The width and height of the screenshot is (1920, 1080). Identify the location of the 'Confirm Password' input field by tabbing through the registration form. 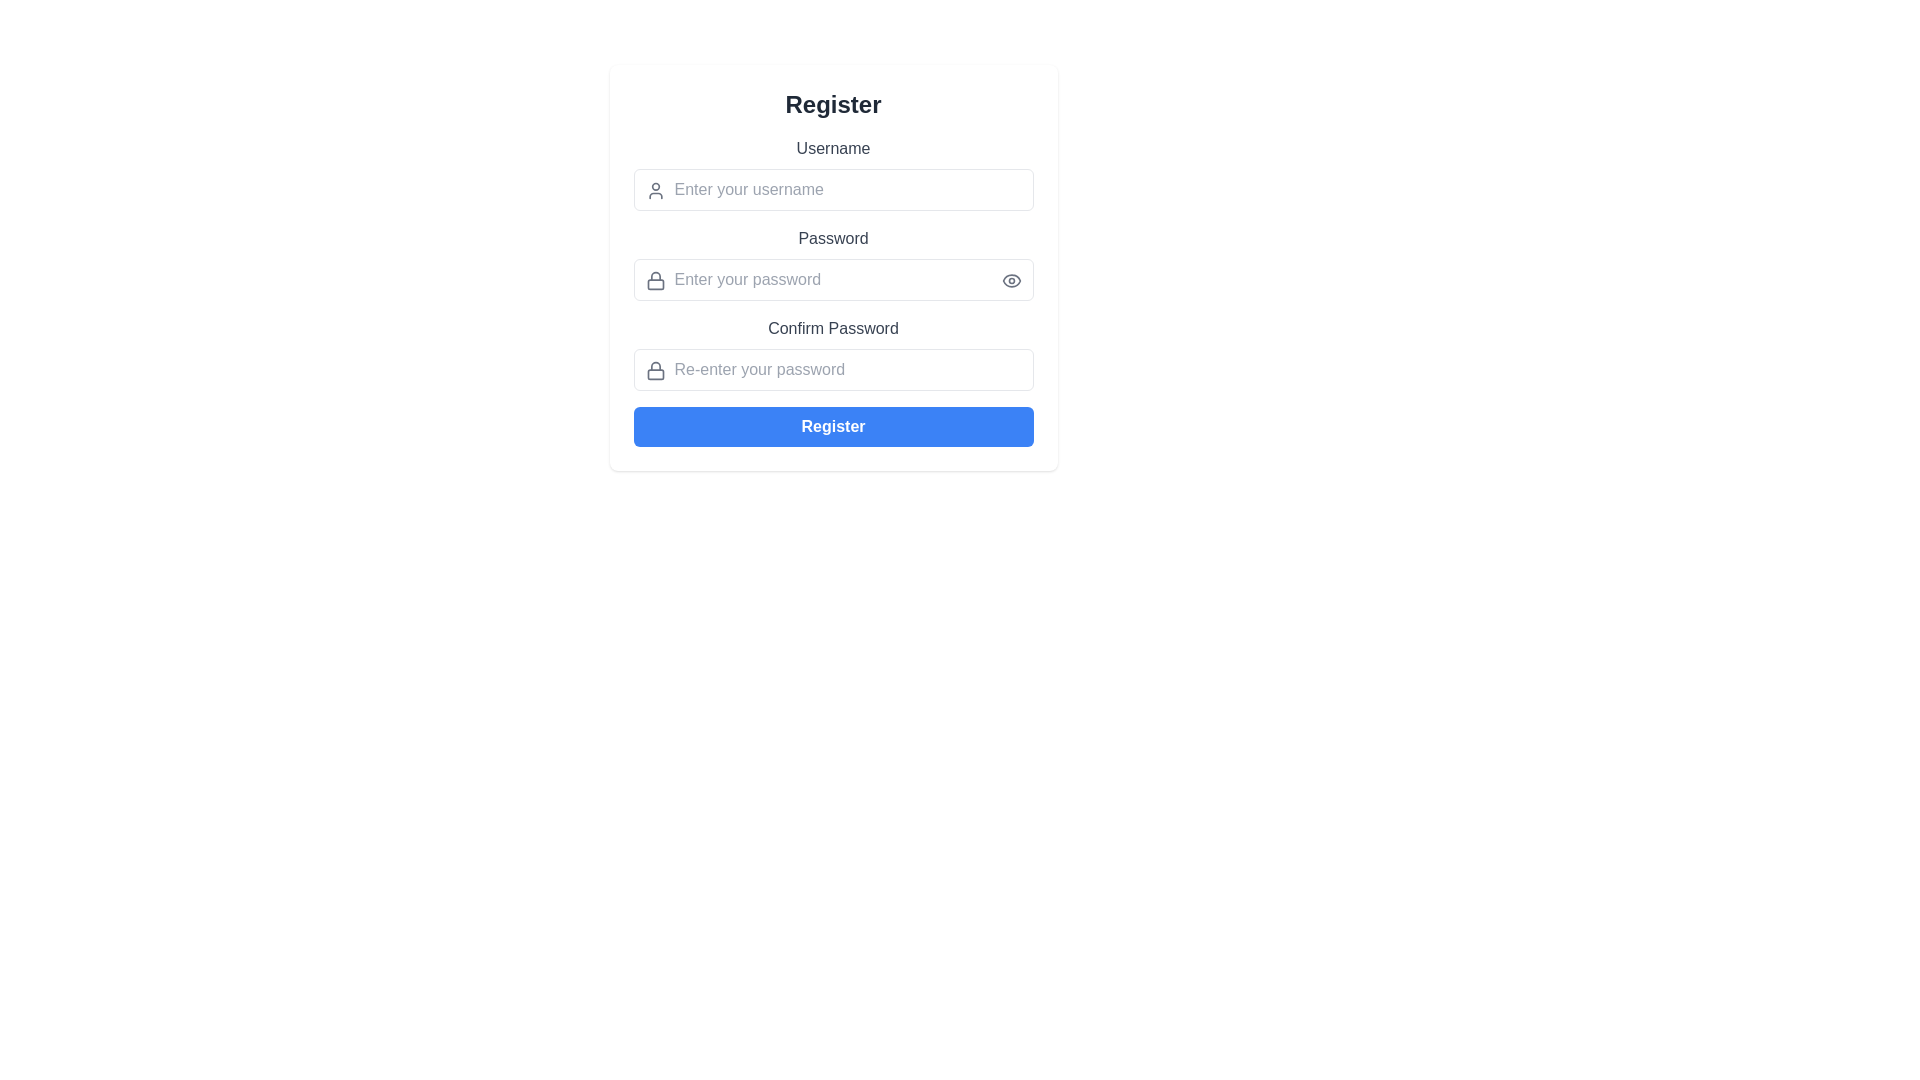
(833, 353).